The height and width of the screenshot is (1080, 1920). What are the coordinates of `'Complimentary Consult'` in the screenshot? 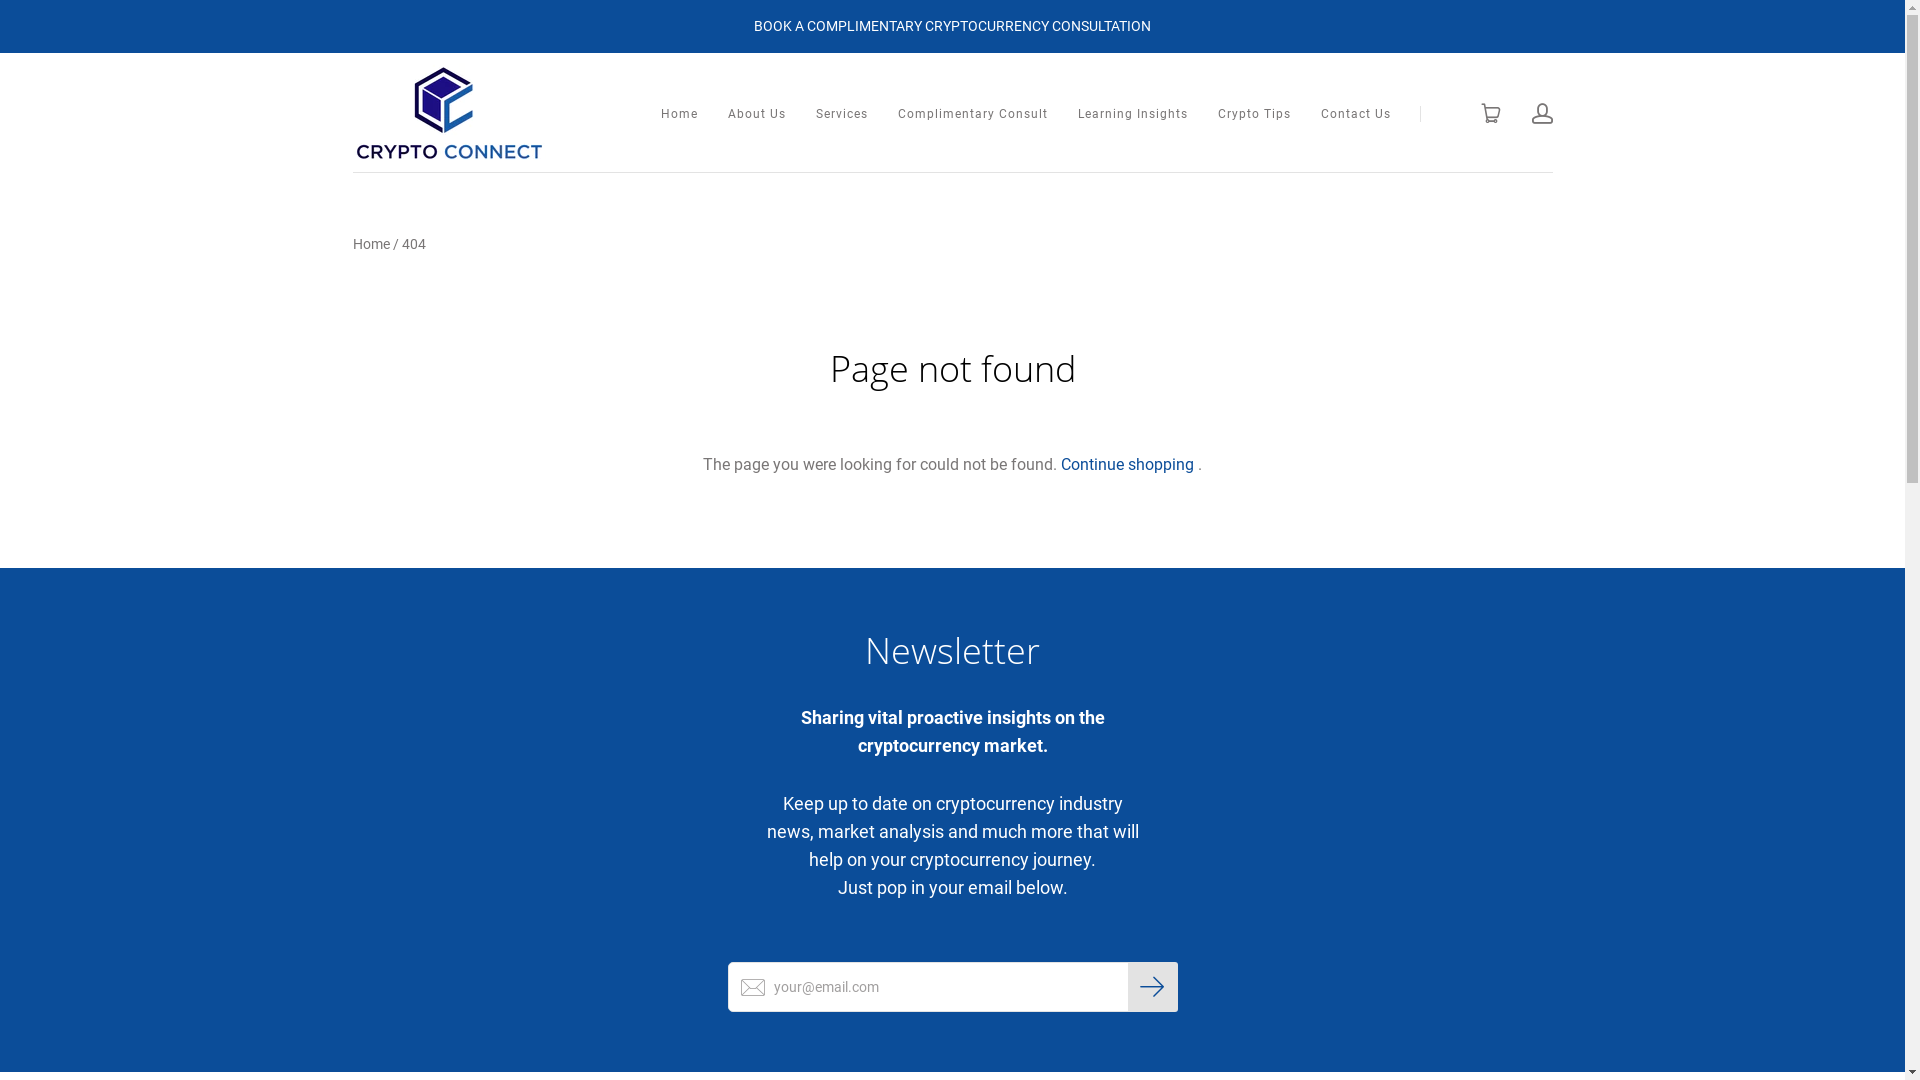 It's located at (973, 114).